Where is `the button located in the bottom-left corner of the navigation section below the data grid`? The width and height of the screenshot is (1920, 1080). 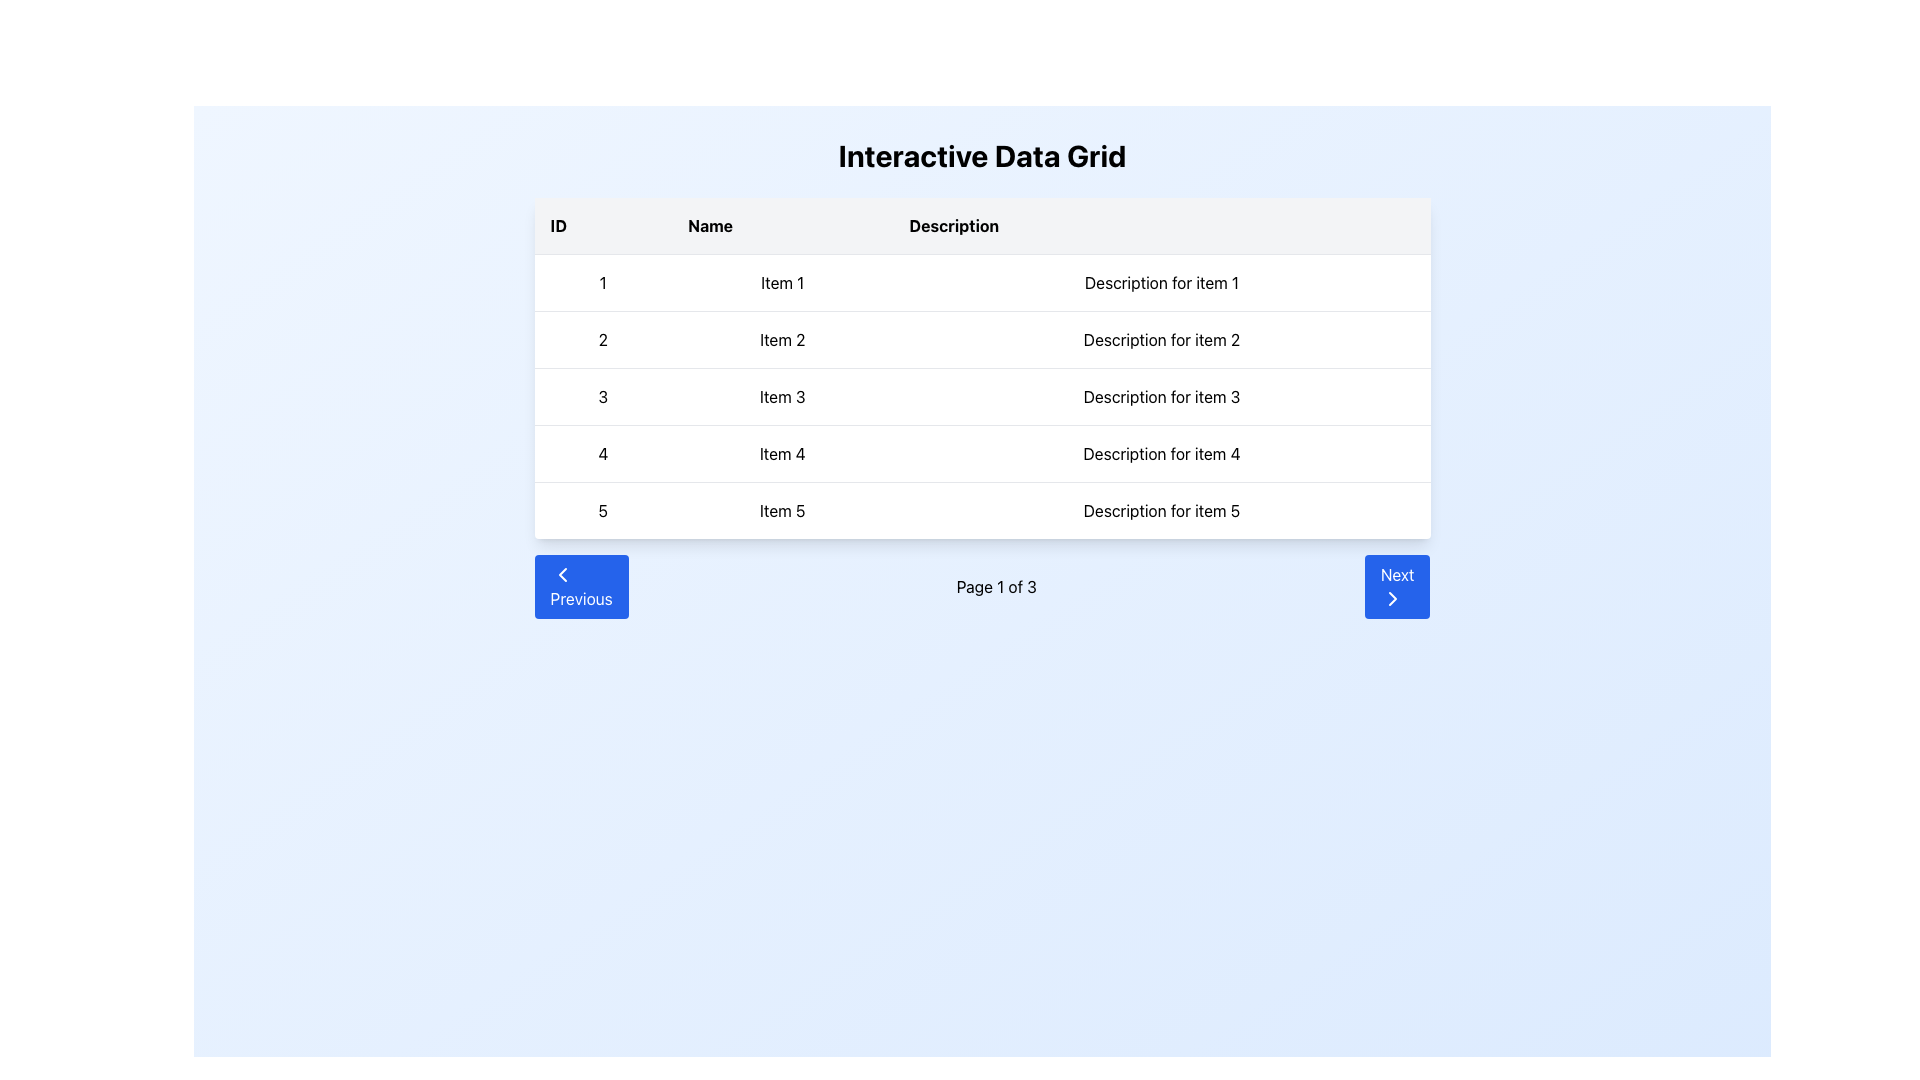
the button located in the bottom-left corner of the navigation section below the data grid is located at coordinates (580, 585).